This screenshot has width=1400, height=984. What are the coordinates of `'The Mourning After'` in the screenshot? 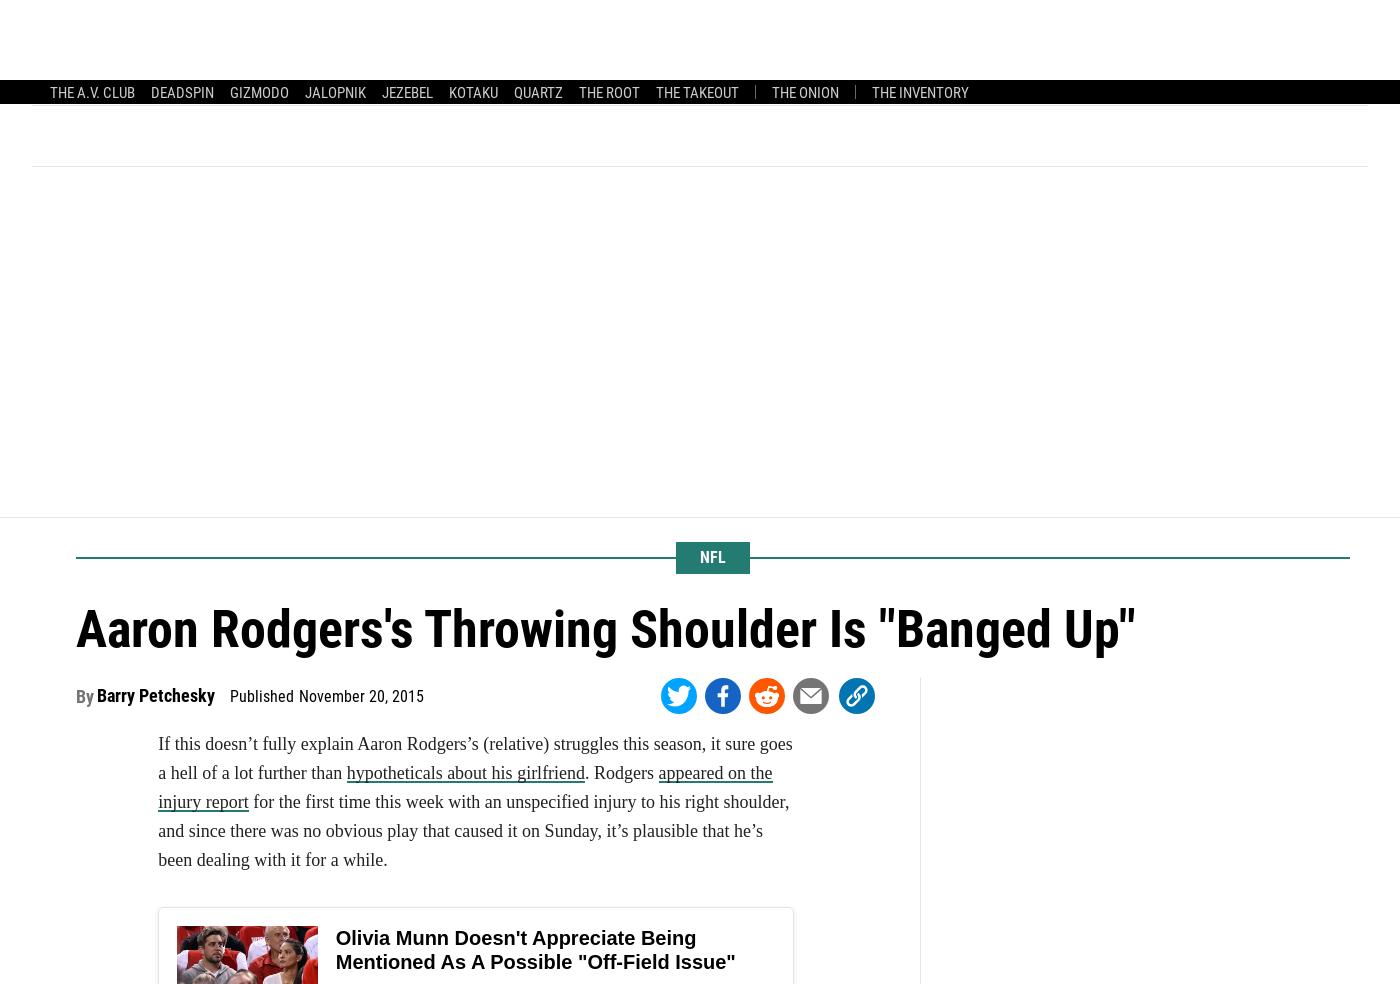 It's located at (397, 54).